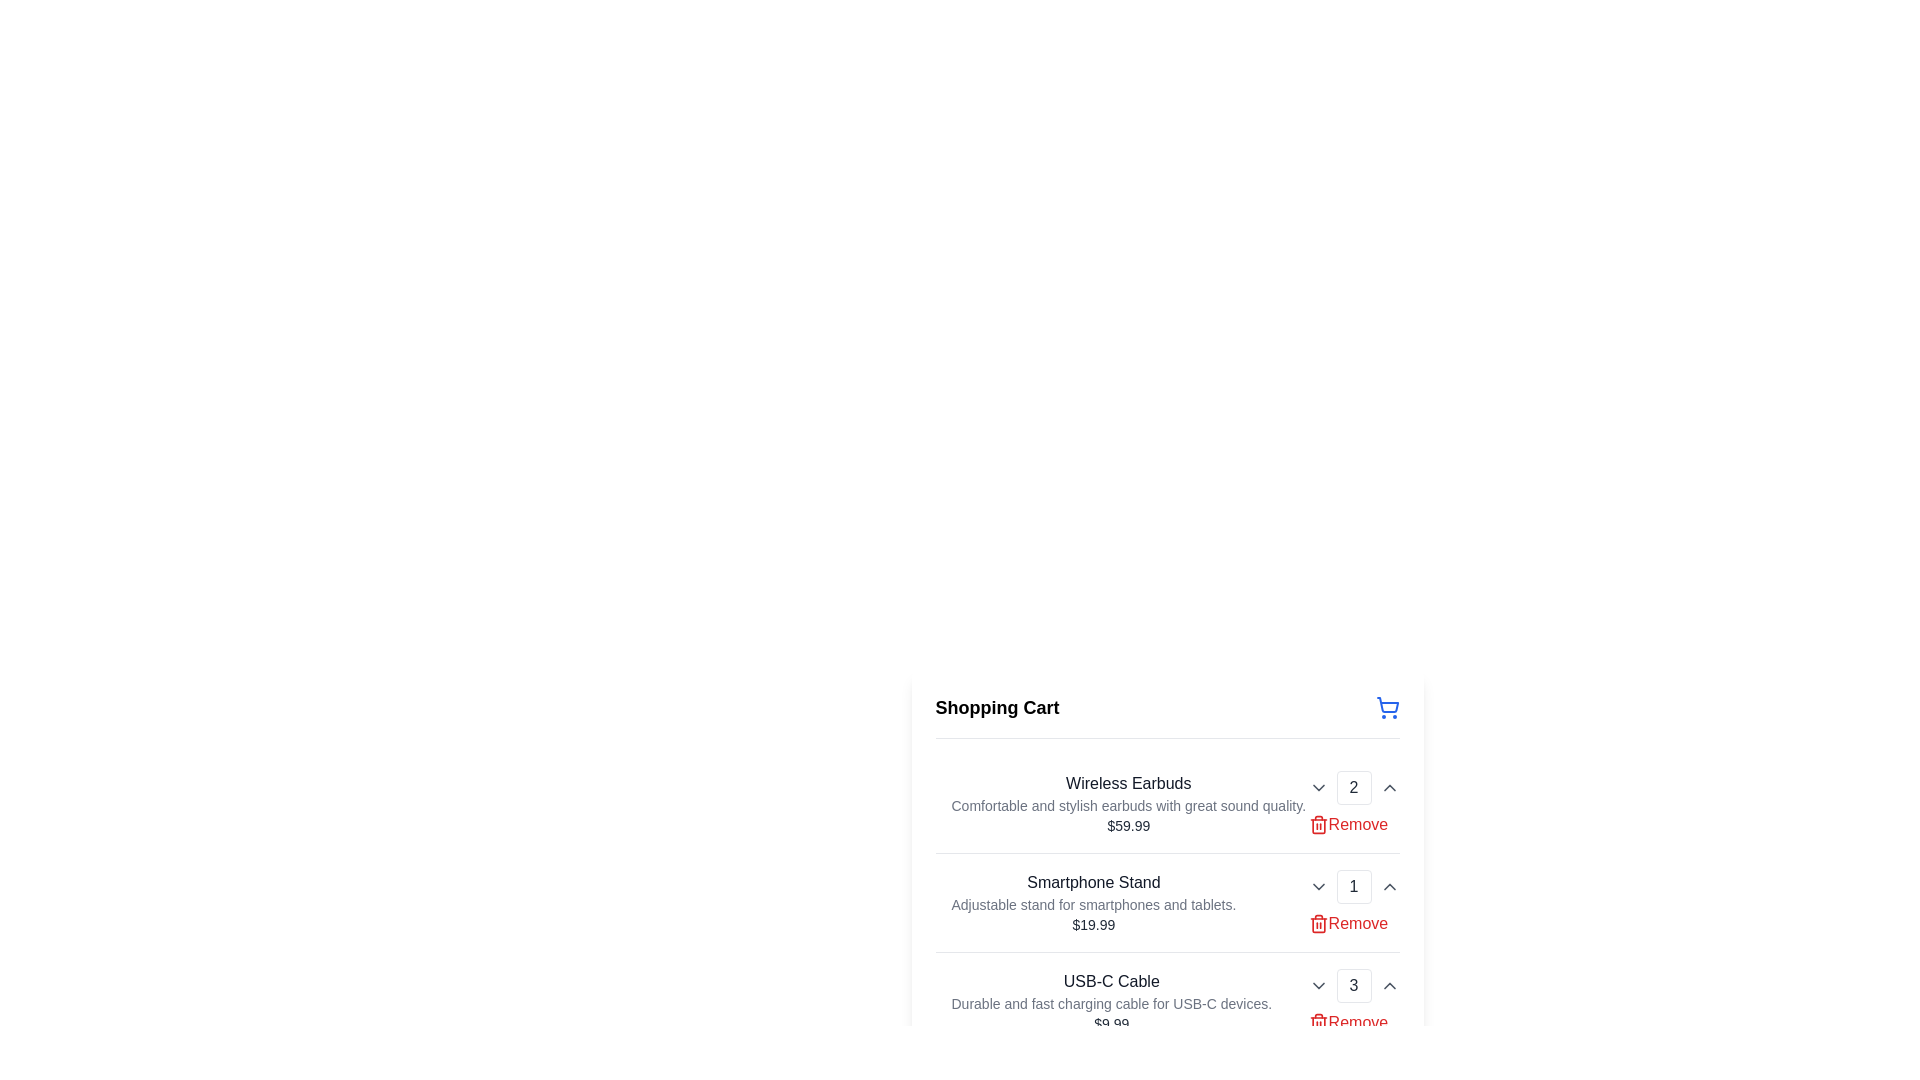 This screenshot has height=1080, width=1920. Describe the element at coordinates (1093, 882) in the screenshot. I see `the text label 'Smartphone Stand' which is displayed in bold text and is the first item in the shopping cart list` at that location.